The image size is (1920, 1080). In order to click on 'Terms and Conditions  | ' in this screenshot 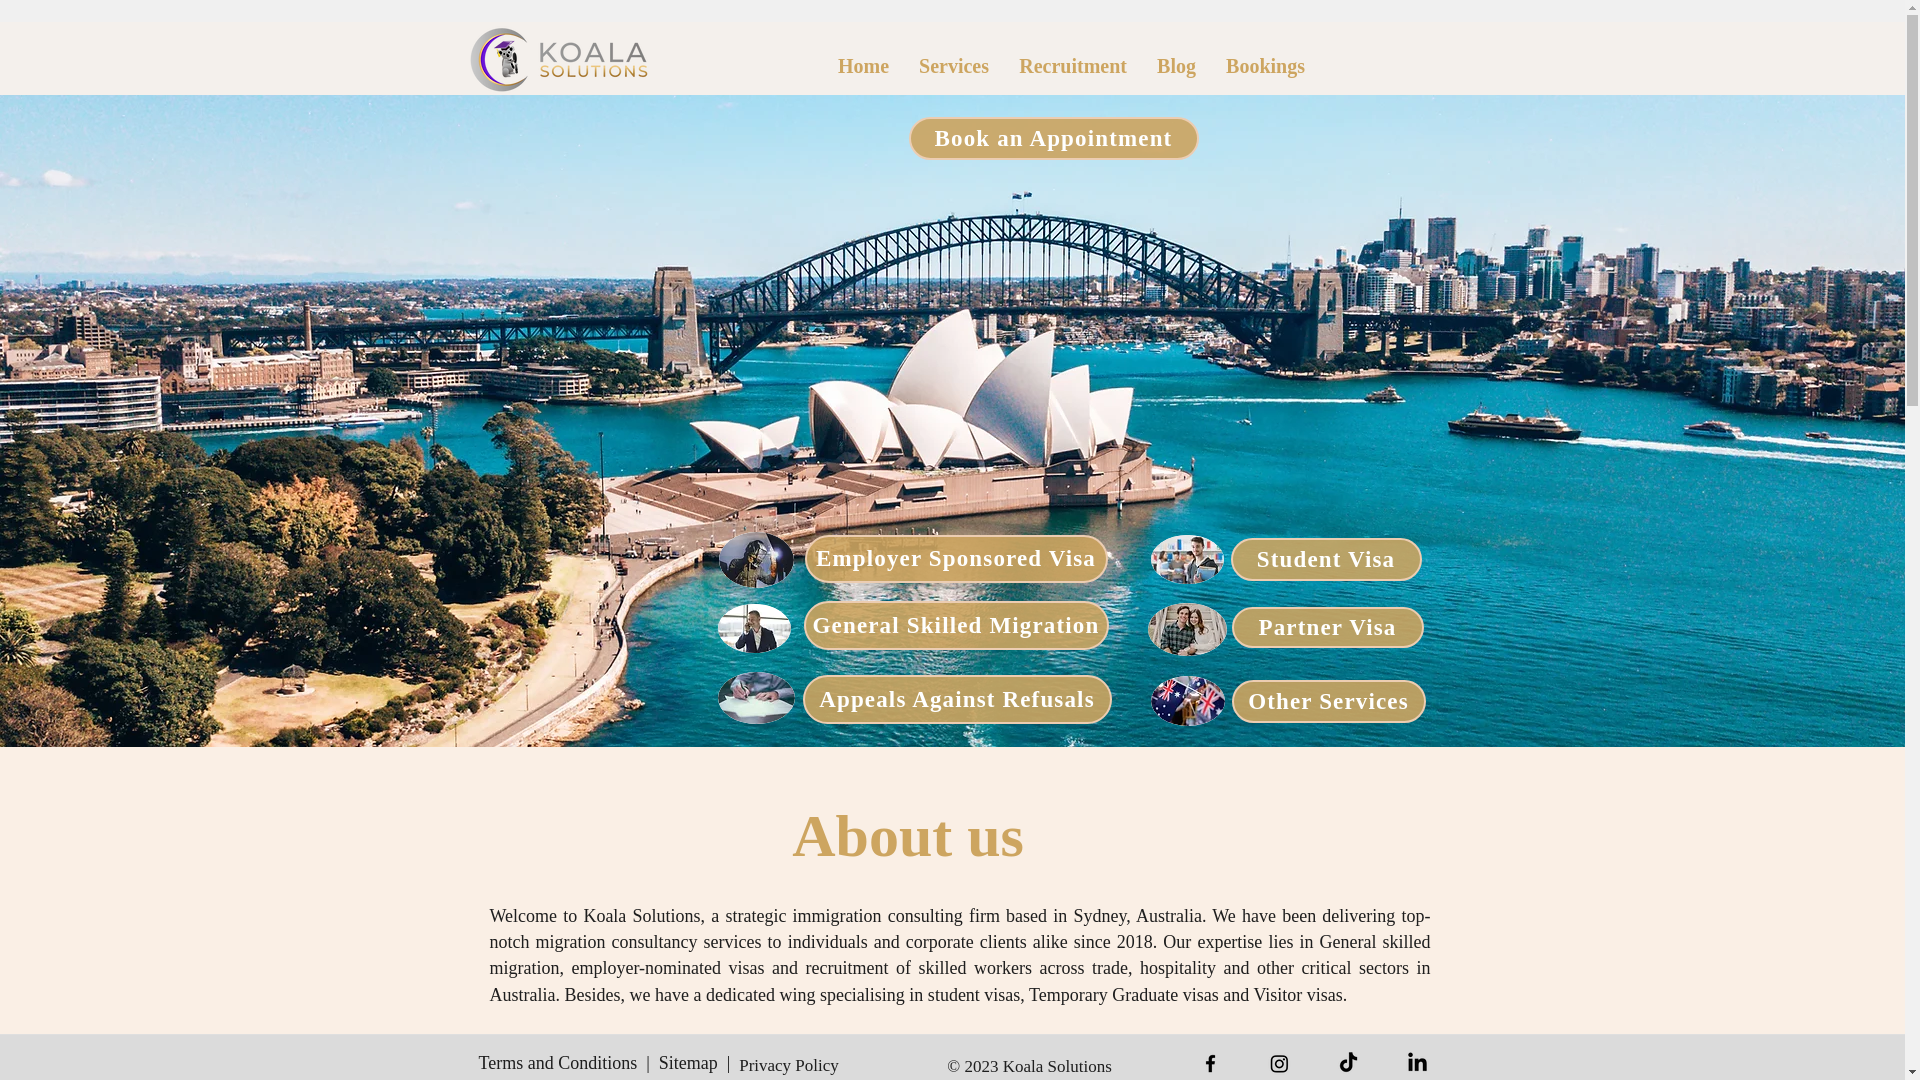, I will do `click(568, 1062)`.